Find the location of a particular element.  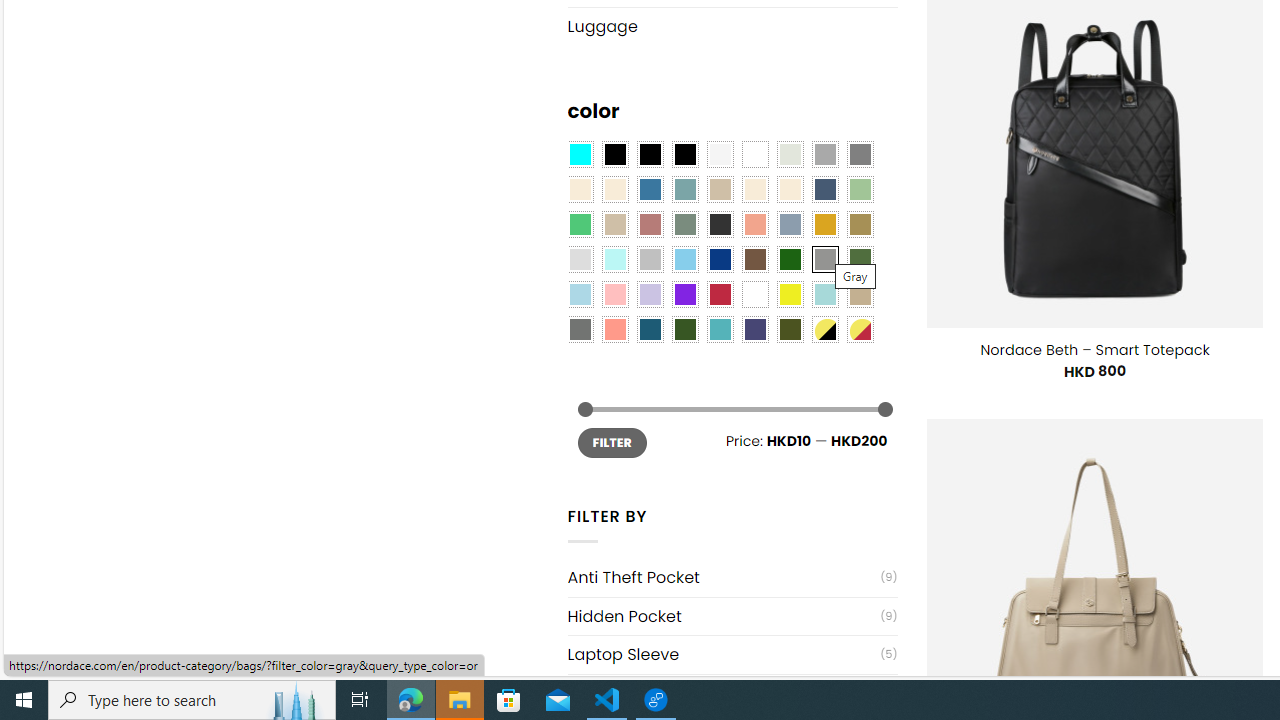

'Light Taupe' is located at coordinates (614, 225).